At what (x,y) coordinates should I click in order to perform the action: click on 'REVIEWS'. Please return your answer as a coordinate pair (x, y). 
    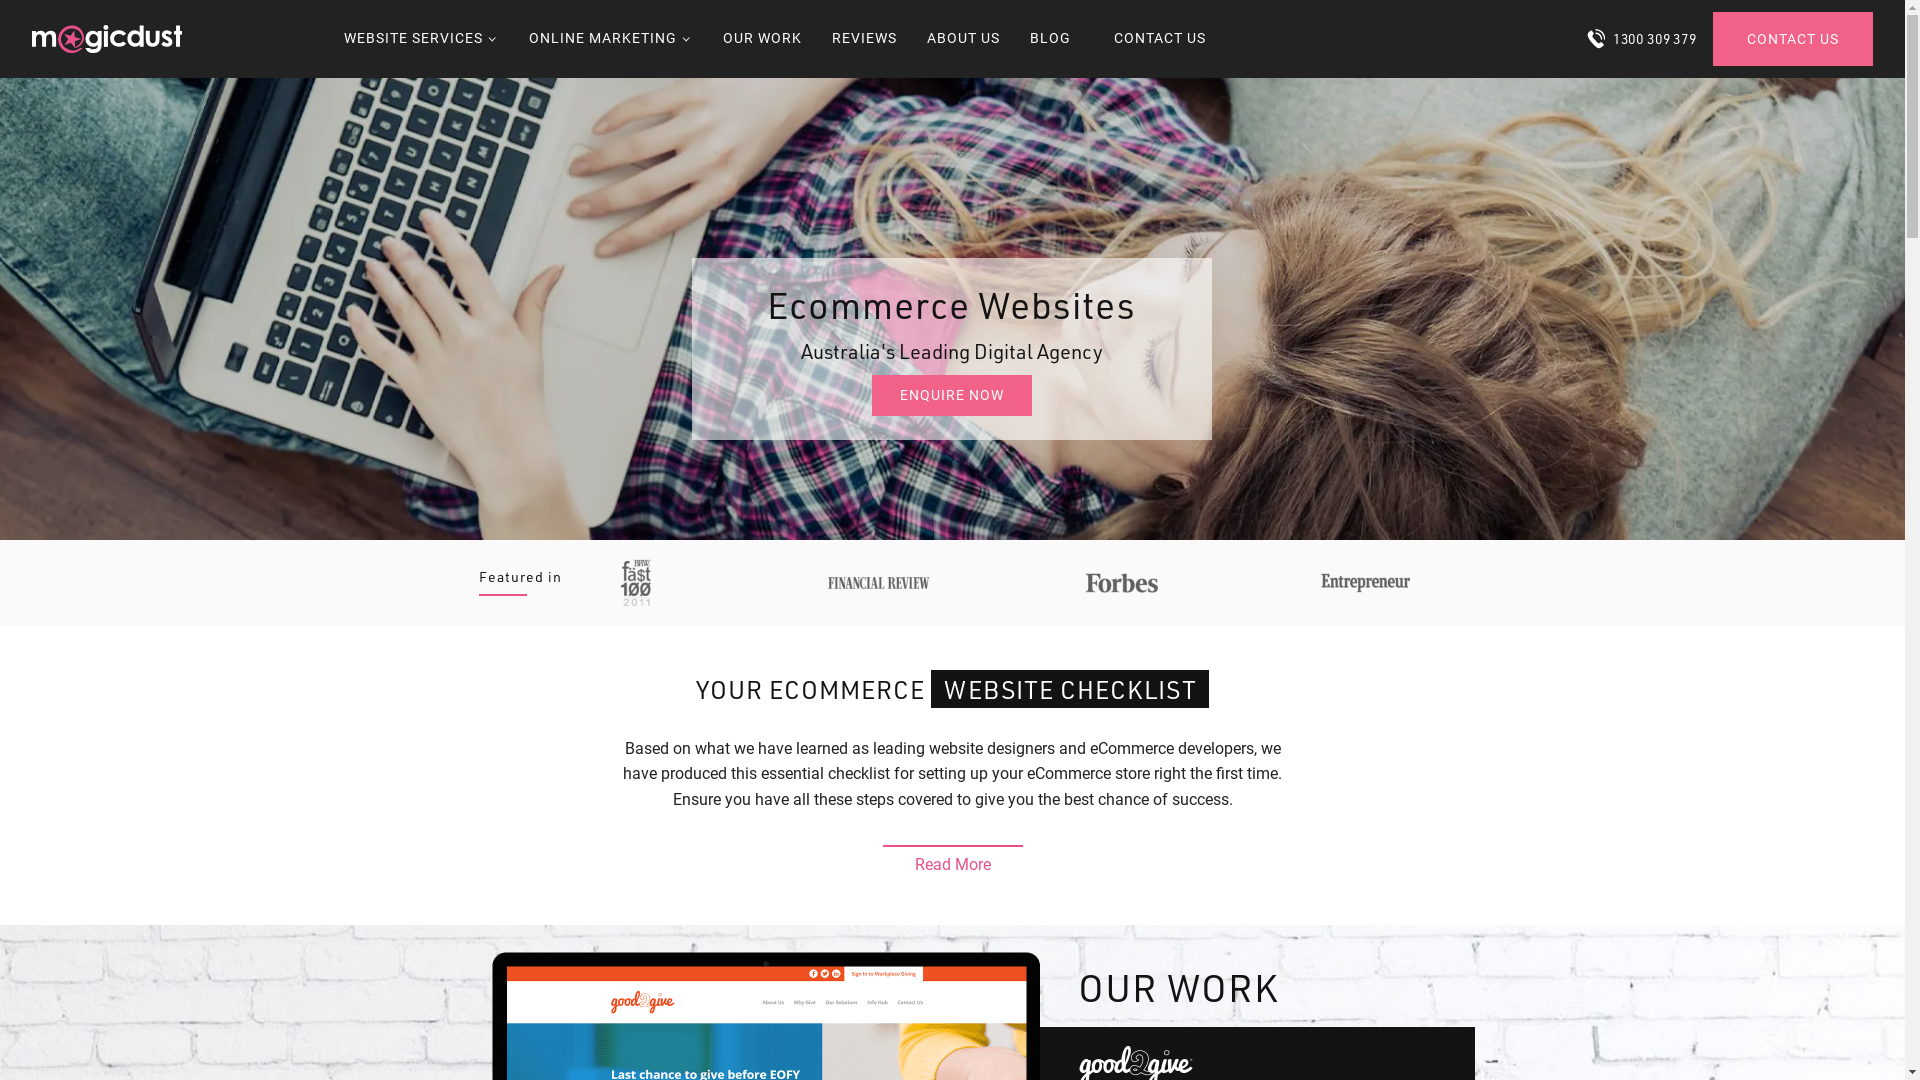
    Looking at the image, I should click on (864, 38).